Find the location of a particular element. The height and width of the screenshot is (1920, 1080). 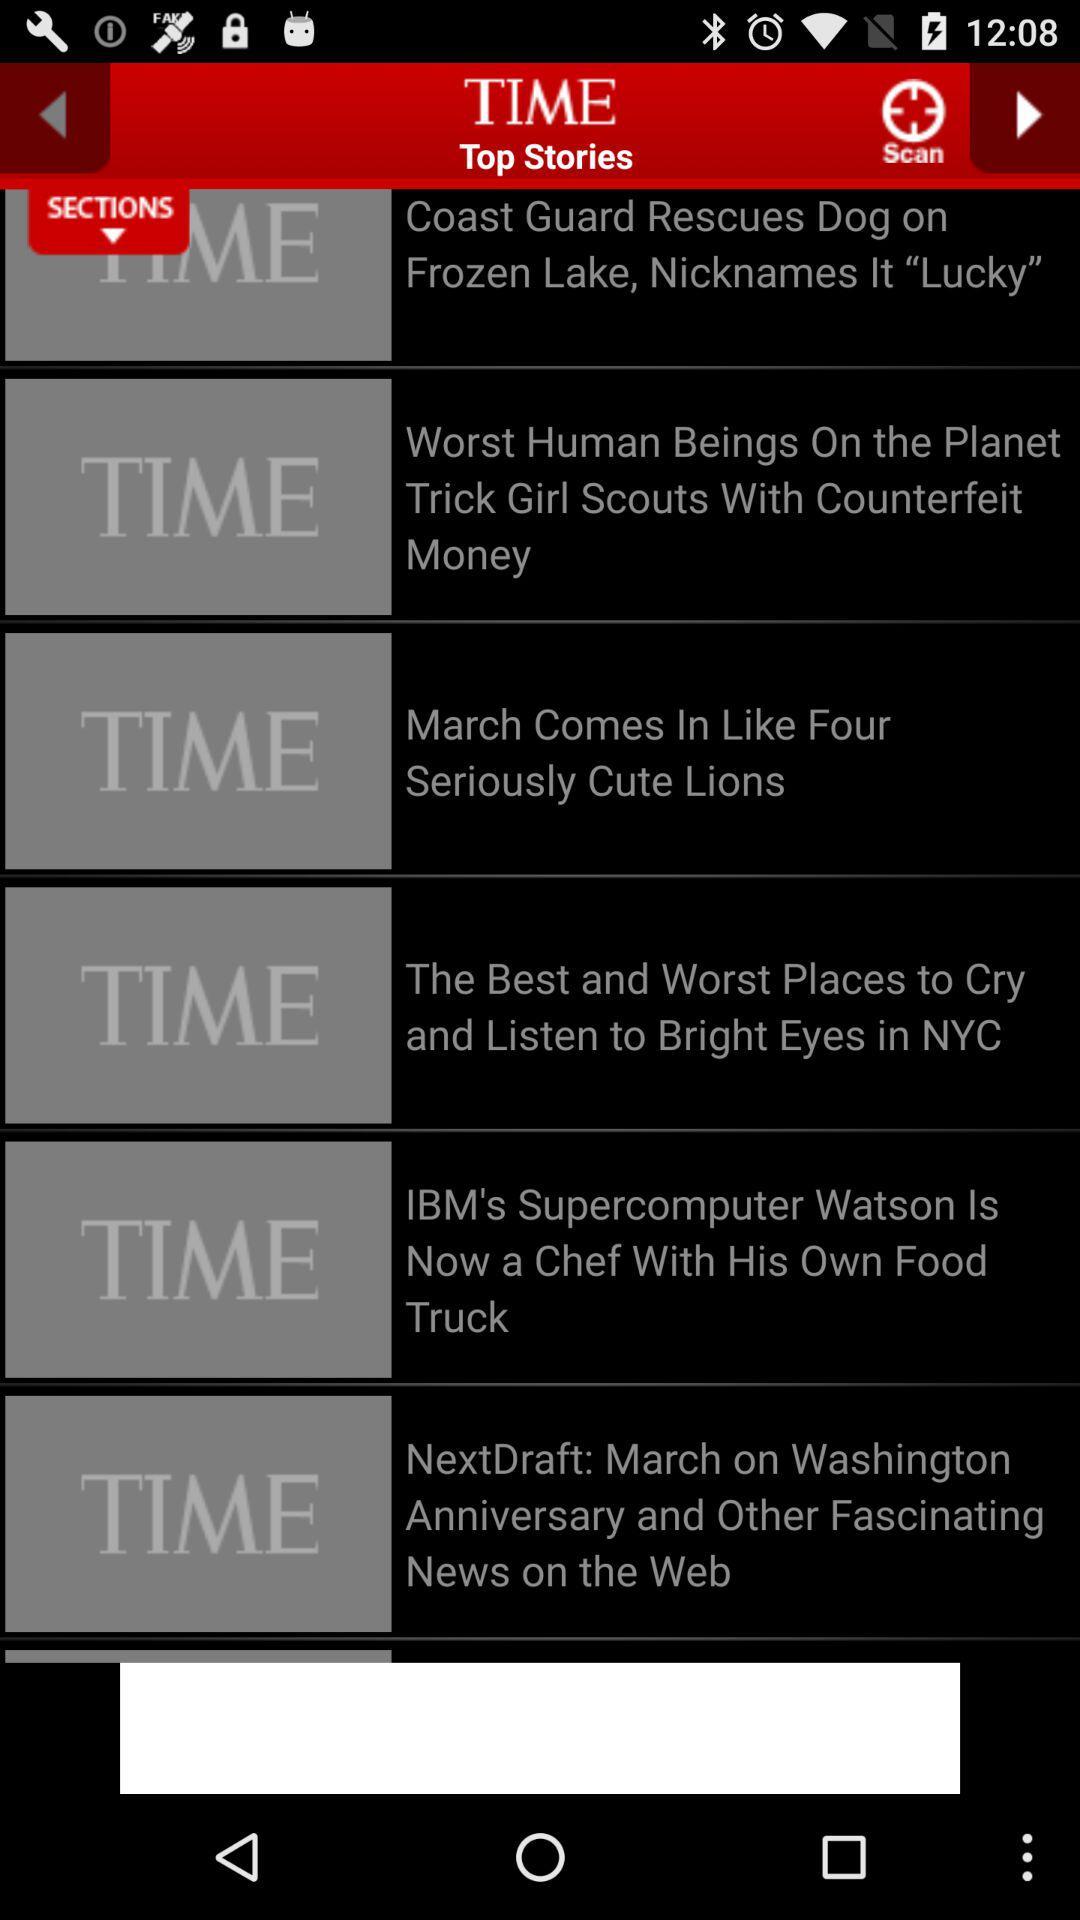

next page is located at coordinates (1024, 117).